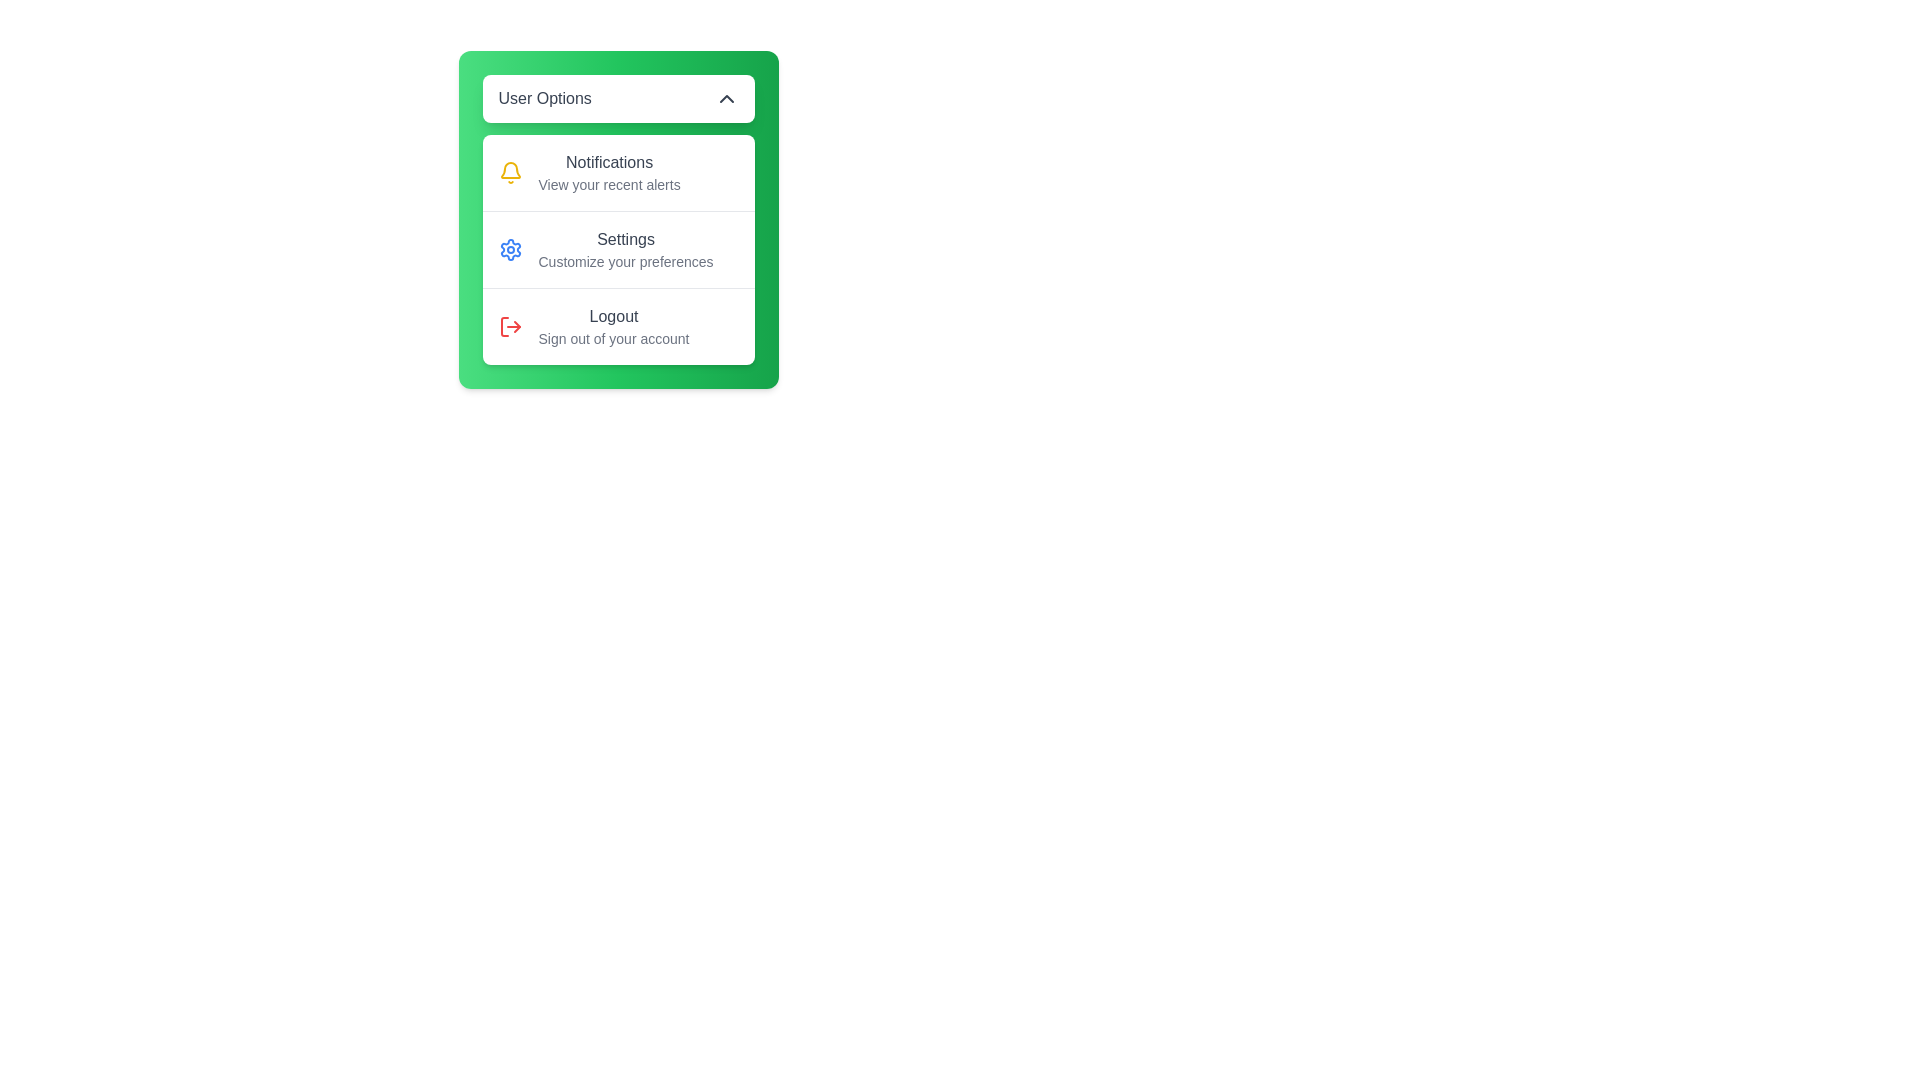 Image resolution: width=1920 pixels, height=1080 pixels. What do you see at coordinates (613, 326) in the screenshot?
I see `the 'Logout' text label in the green pop-up menu to initiate the logout process` at bounding box center [613, 326].